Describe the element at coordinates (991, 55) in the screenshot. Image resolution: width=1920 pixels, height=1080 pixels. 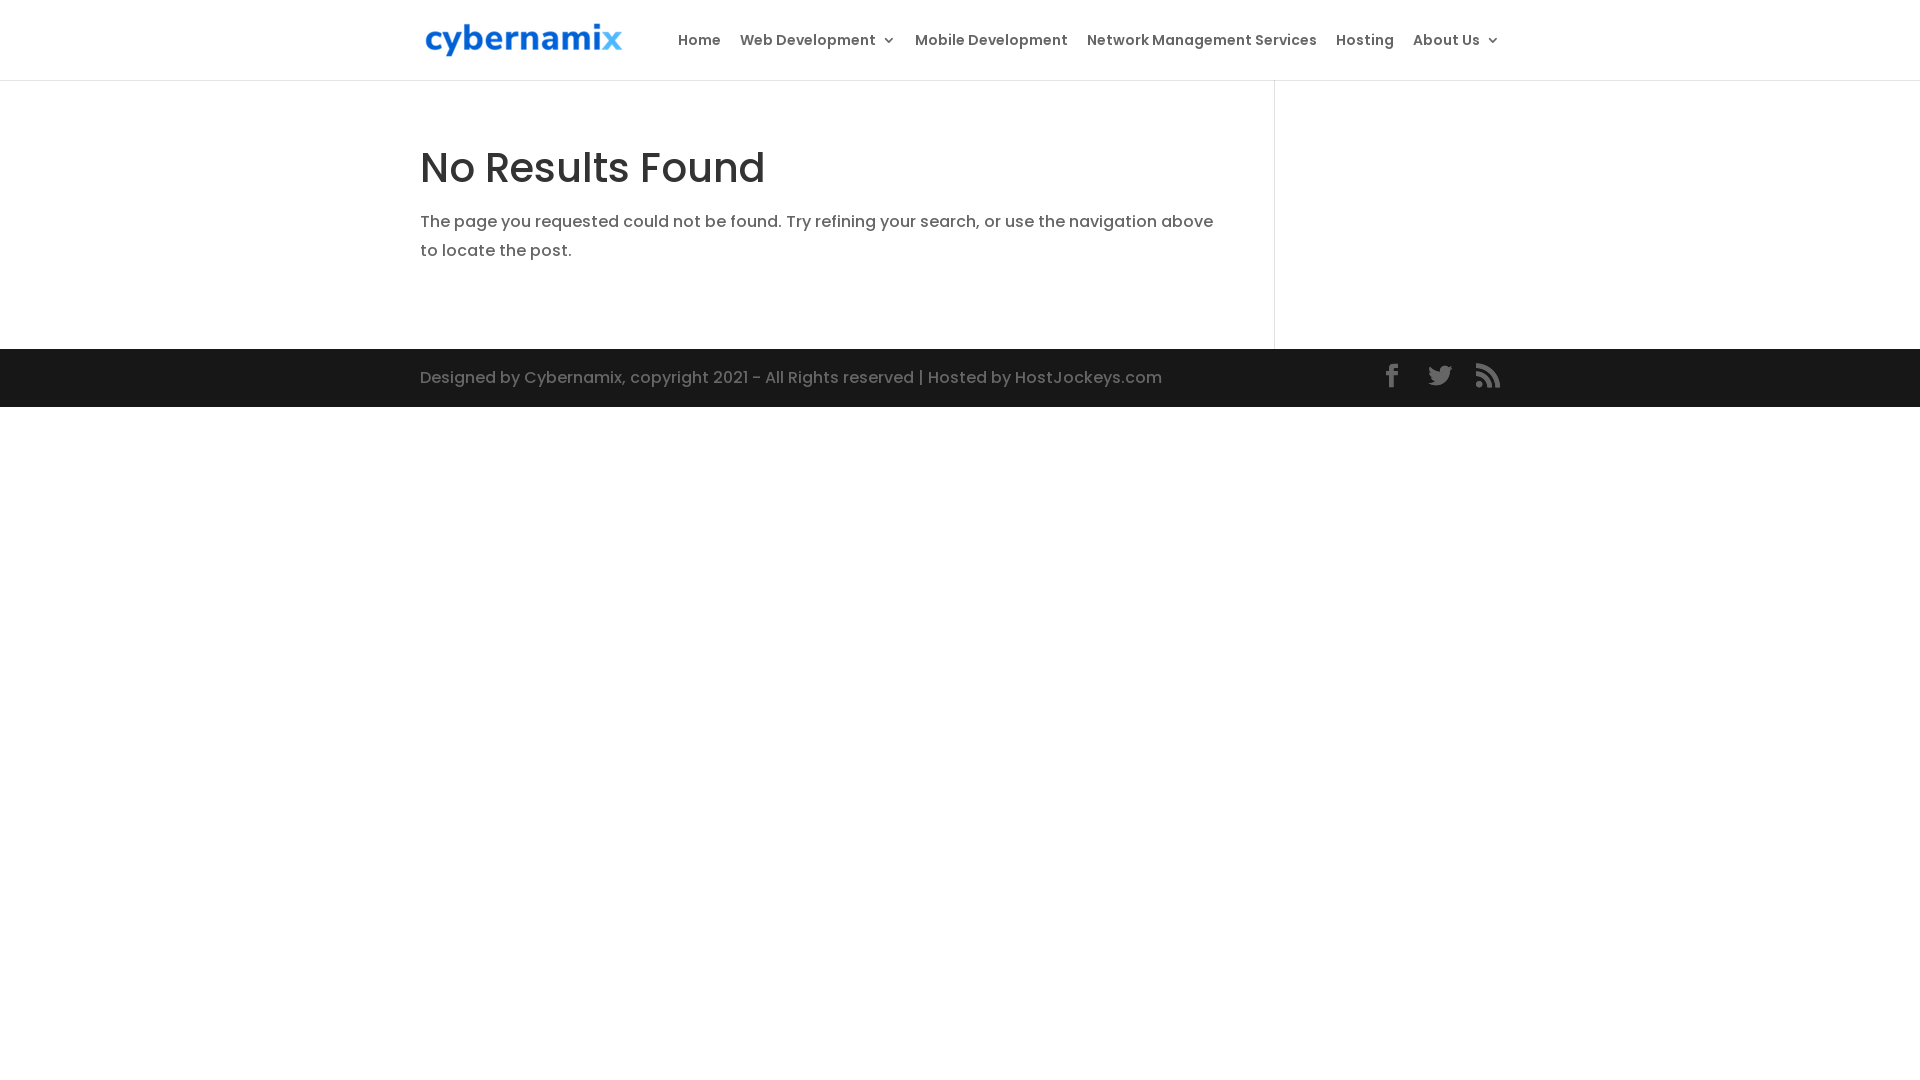
I see `'Mobile Development'` at that location.